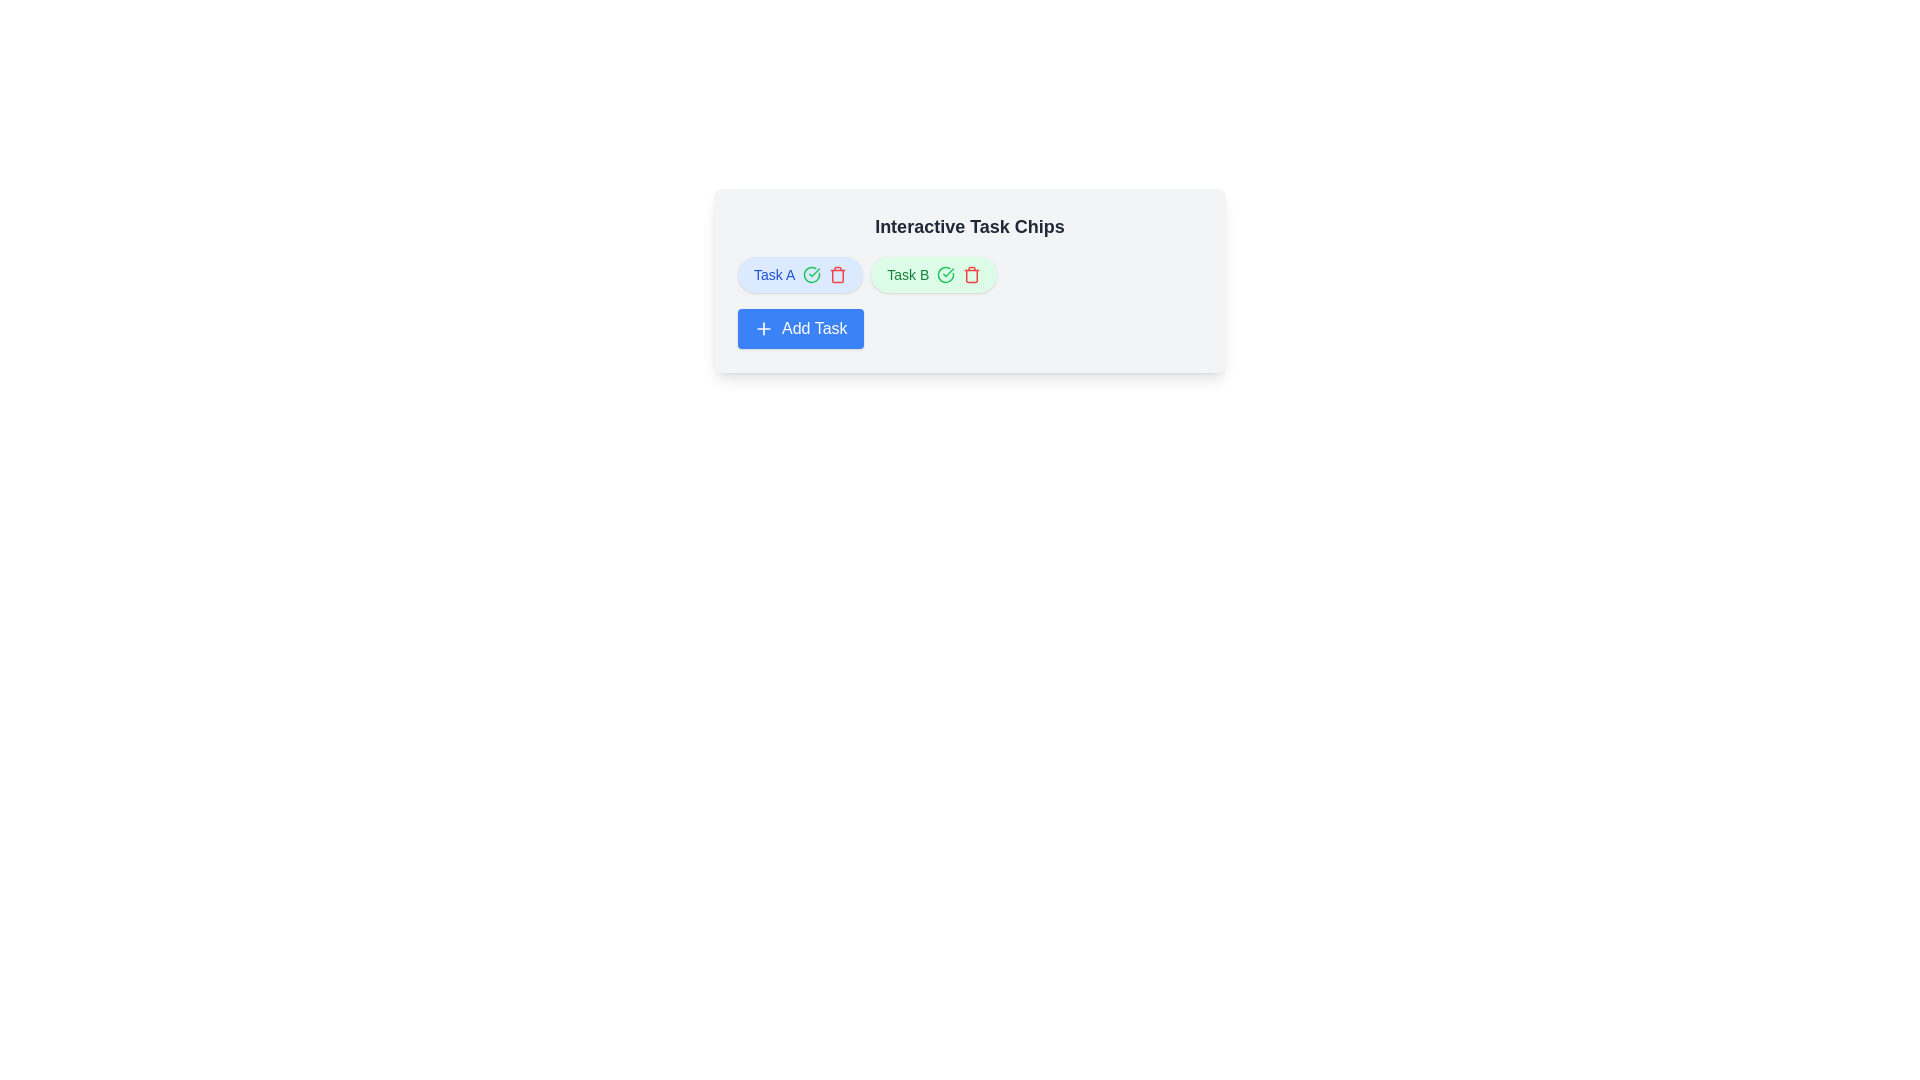 The image size is (1920, 1080). What do you see at coordinates (800, 327) in the screenshot?
I see `the blue 'Add Task' button with white text and a '+' icon` at bounding box center [800, 327].